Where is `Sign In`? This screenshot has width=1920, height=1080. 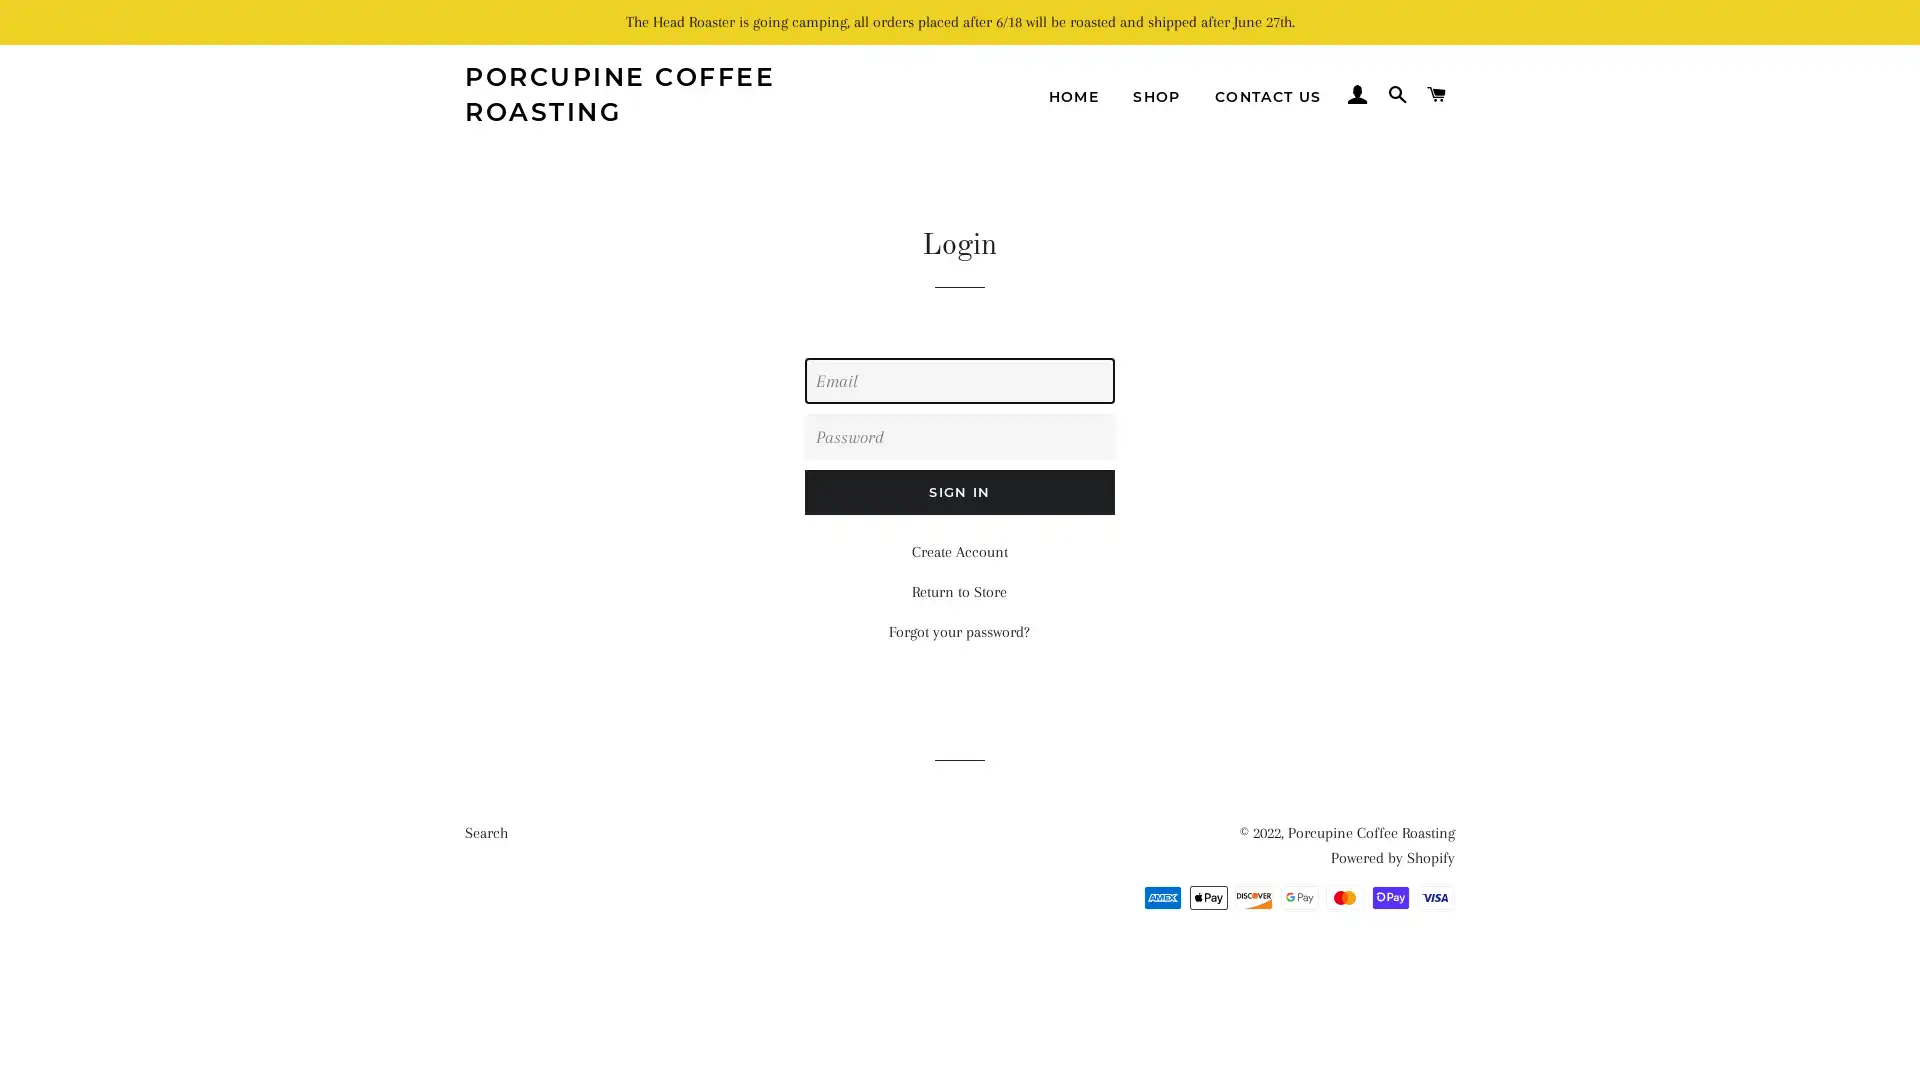 Sign In is located at coordinates (958, 492).